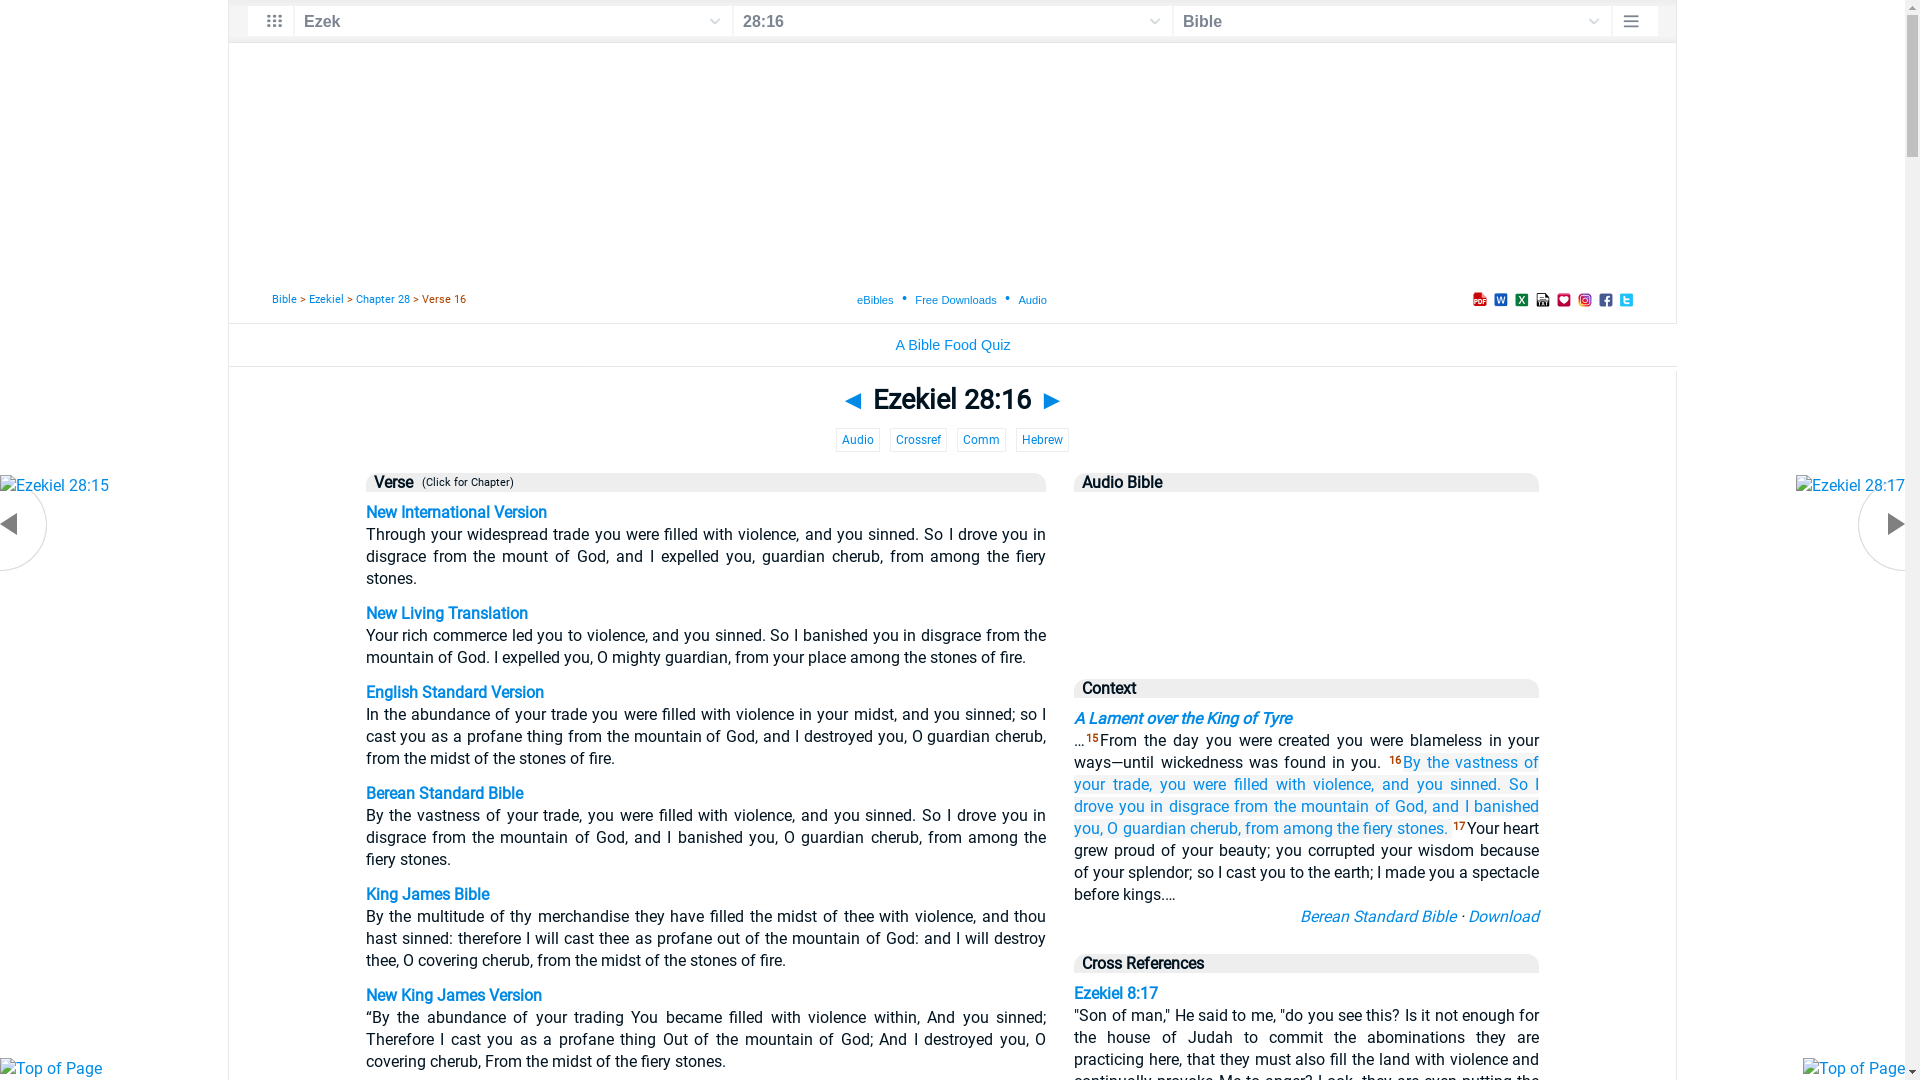  Describe the element at coordinates (1229, 783) in the screenshot. I see `'were filled'` at that location.